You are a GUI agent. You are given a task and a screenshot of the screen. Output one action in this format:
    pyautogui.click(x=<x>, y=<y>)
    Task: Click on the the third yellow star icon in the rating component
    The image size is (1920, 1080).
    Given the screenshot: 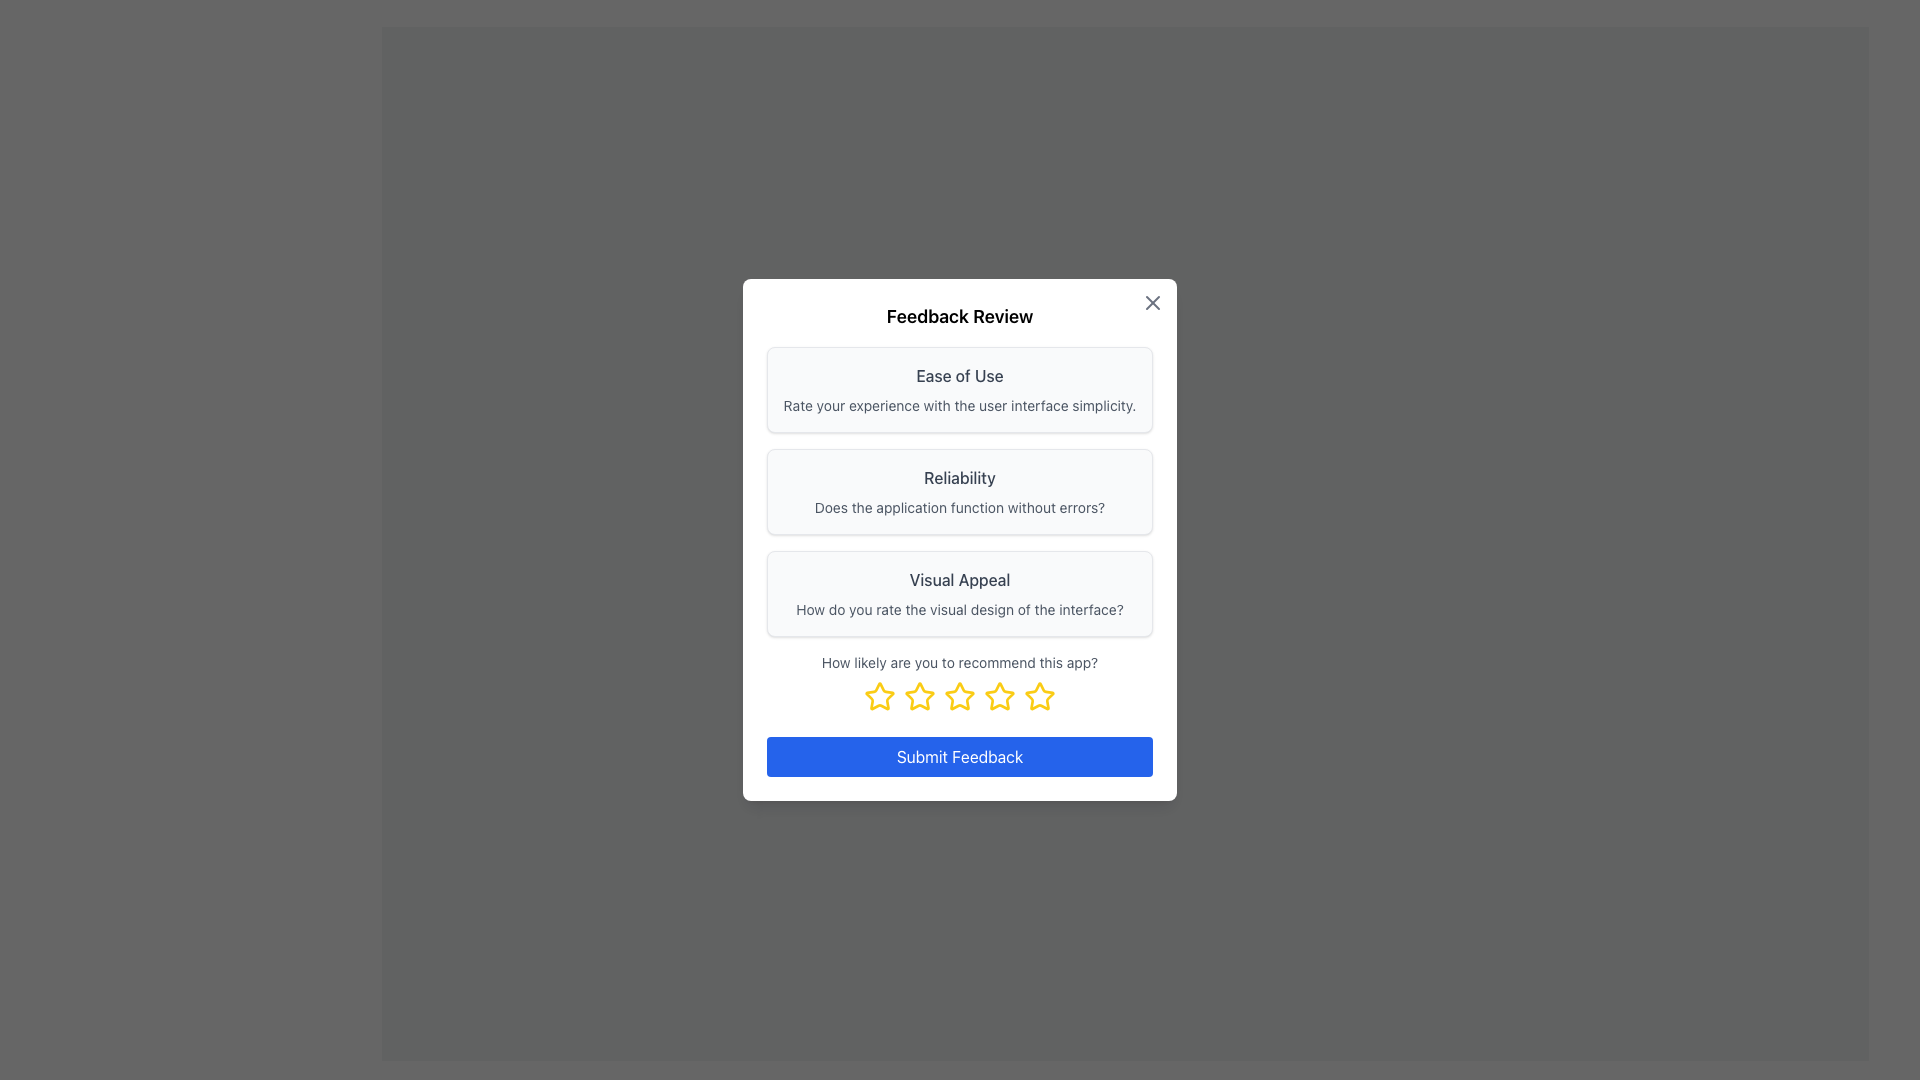 What is the action you would take?
    pyautogui.click(x=960, y=696)
    